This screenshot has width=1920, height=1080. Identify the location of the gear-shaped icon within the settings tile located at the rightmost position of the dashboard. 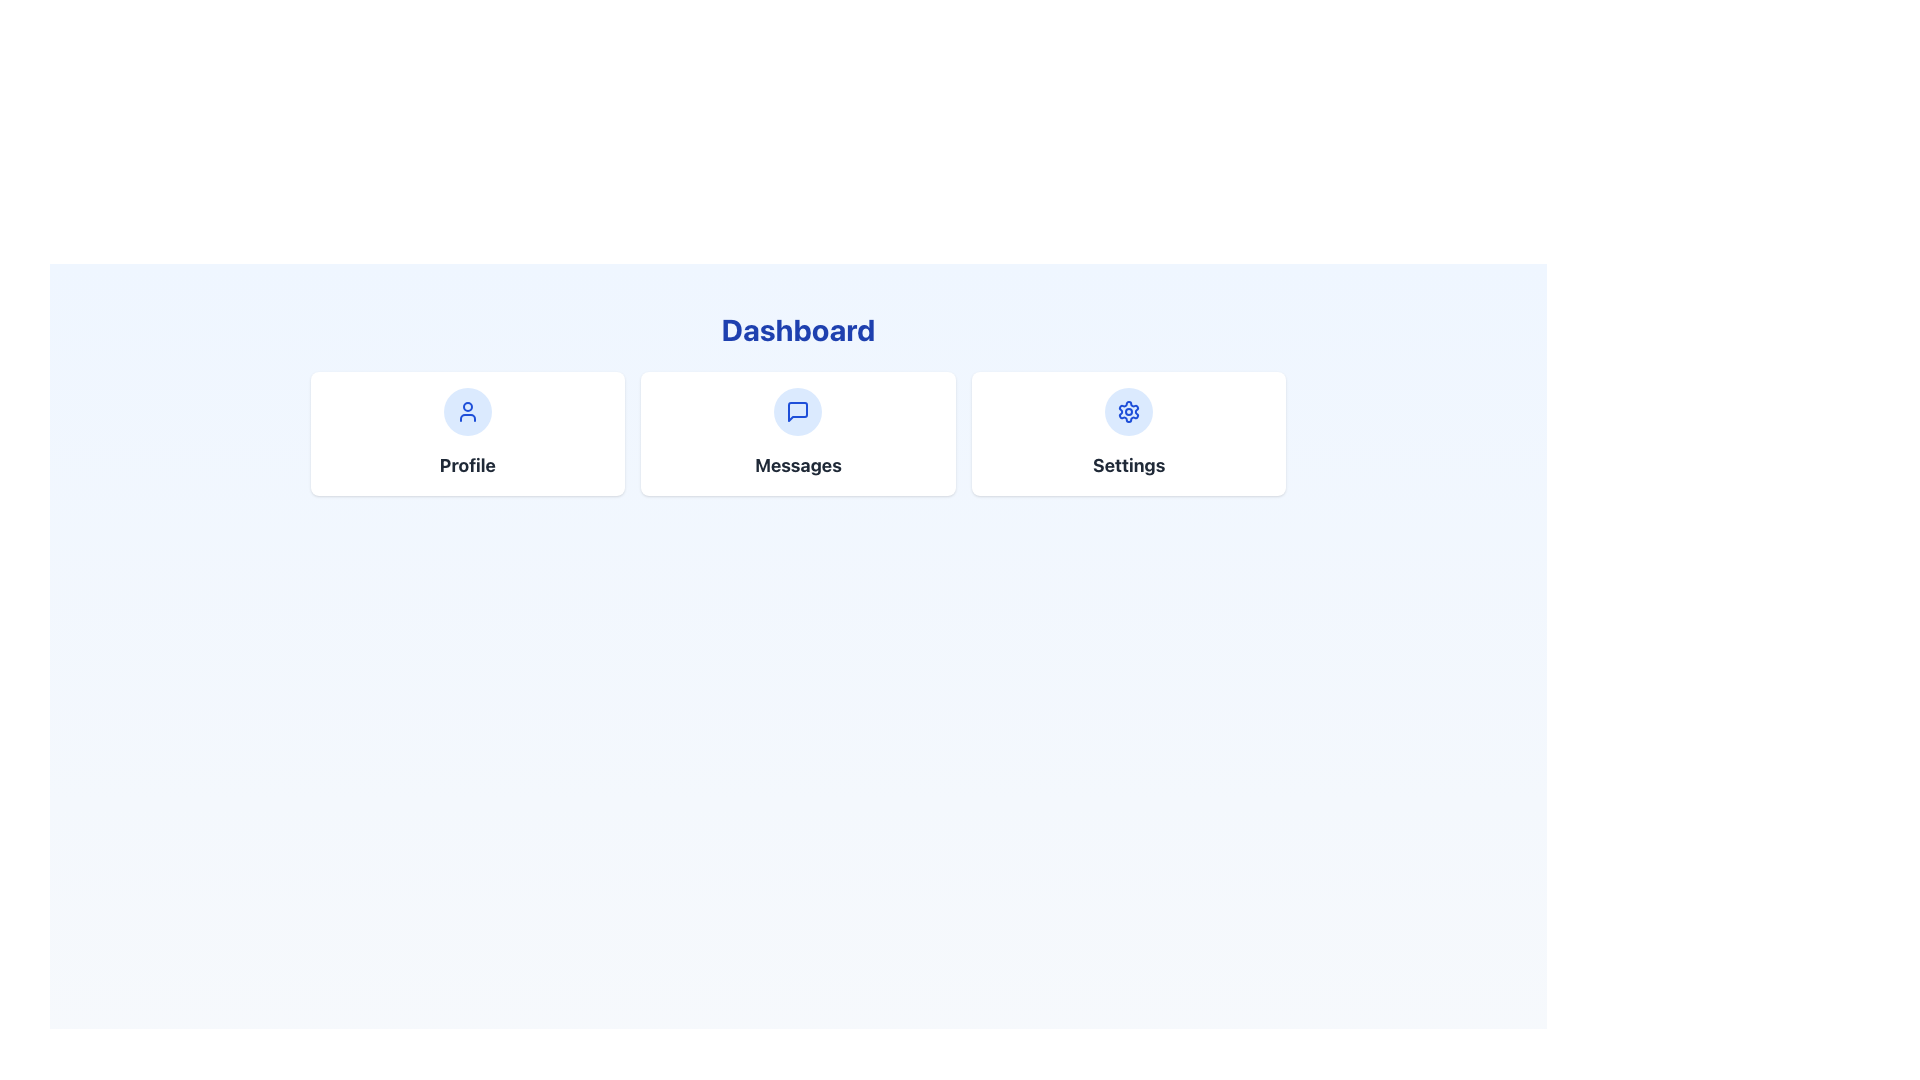
(1129, 411).